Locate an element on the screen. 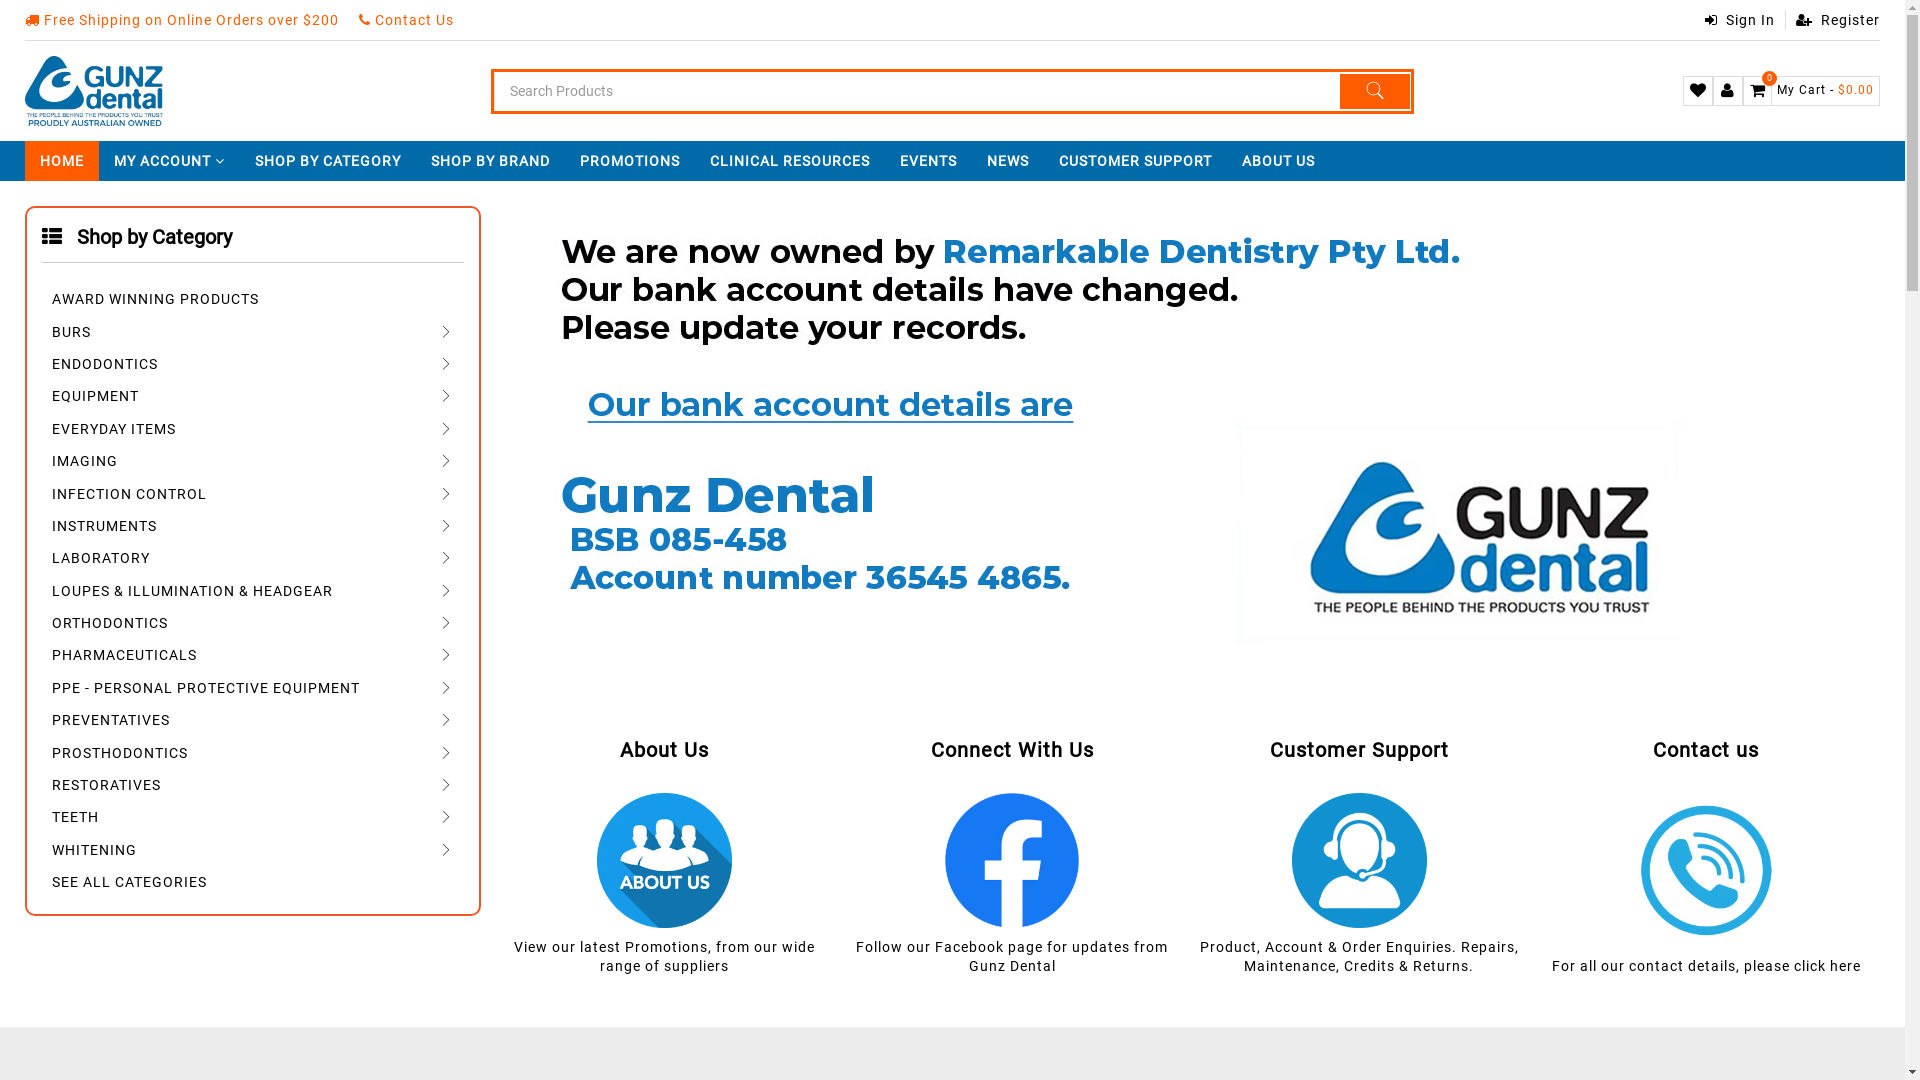 The image size is (1920, 1080). 'ORTHODONTICS' is located at coordinates (252, 621).